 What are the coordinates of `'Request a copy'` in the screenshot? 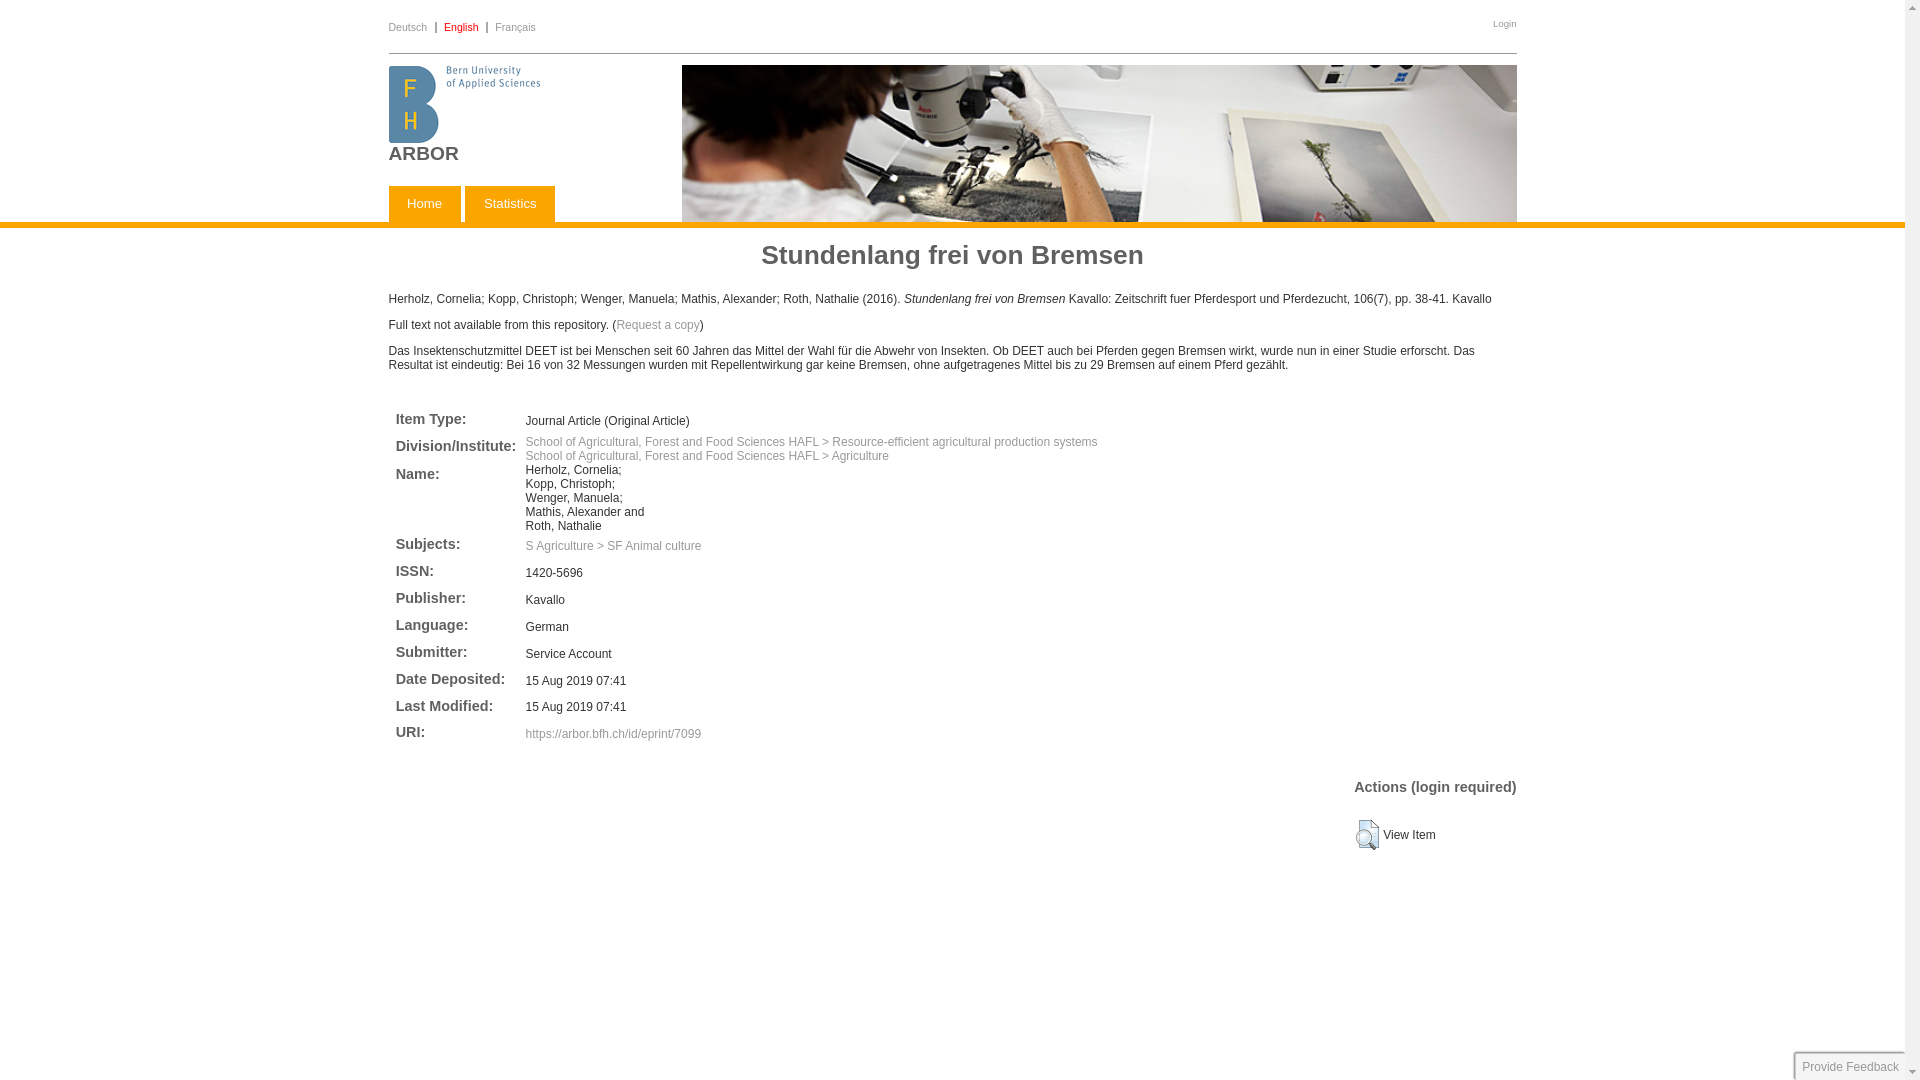 It's located at (657, 323).